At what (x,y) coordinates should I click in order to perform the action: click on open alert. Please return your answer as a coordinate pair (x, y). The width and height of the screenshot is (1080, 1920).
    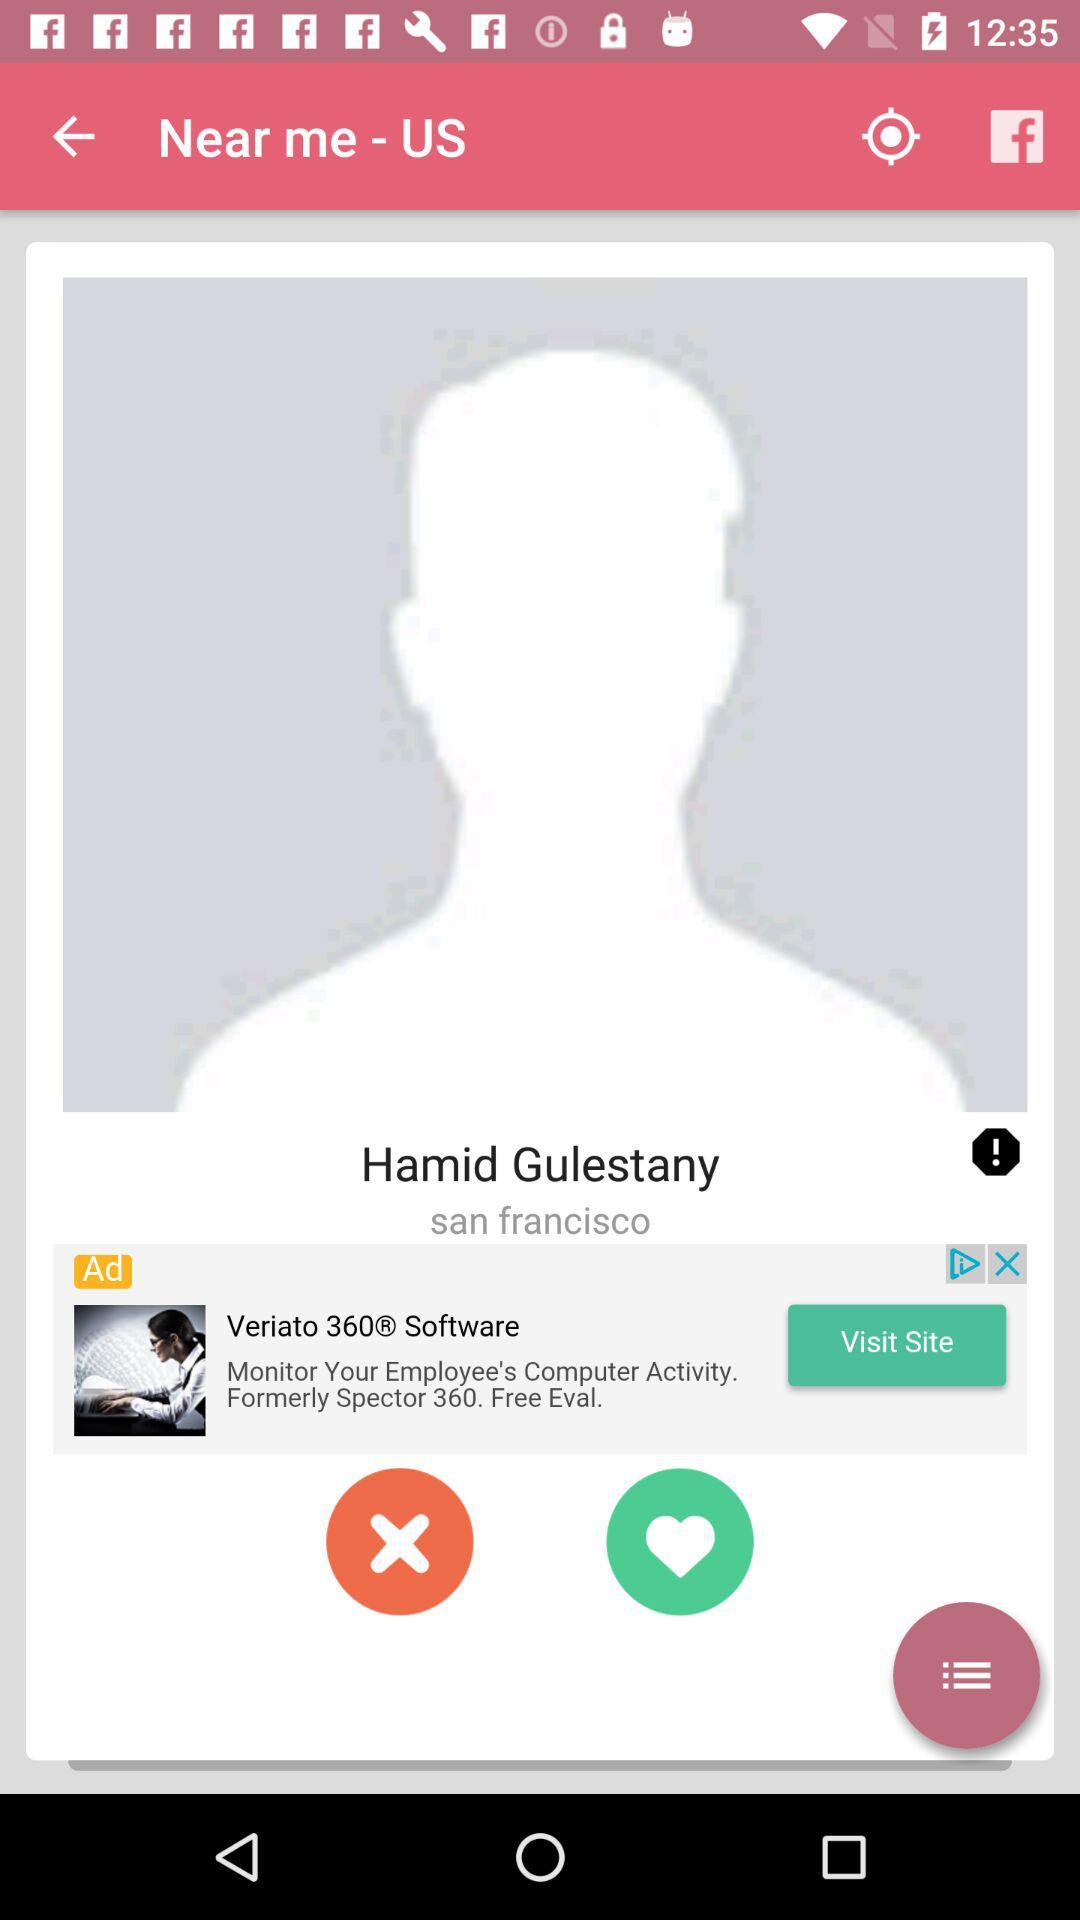
    Looking at the image, I should click on (995, 1152).